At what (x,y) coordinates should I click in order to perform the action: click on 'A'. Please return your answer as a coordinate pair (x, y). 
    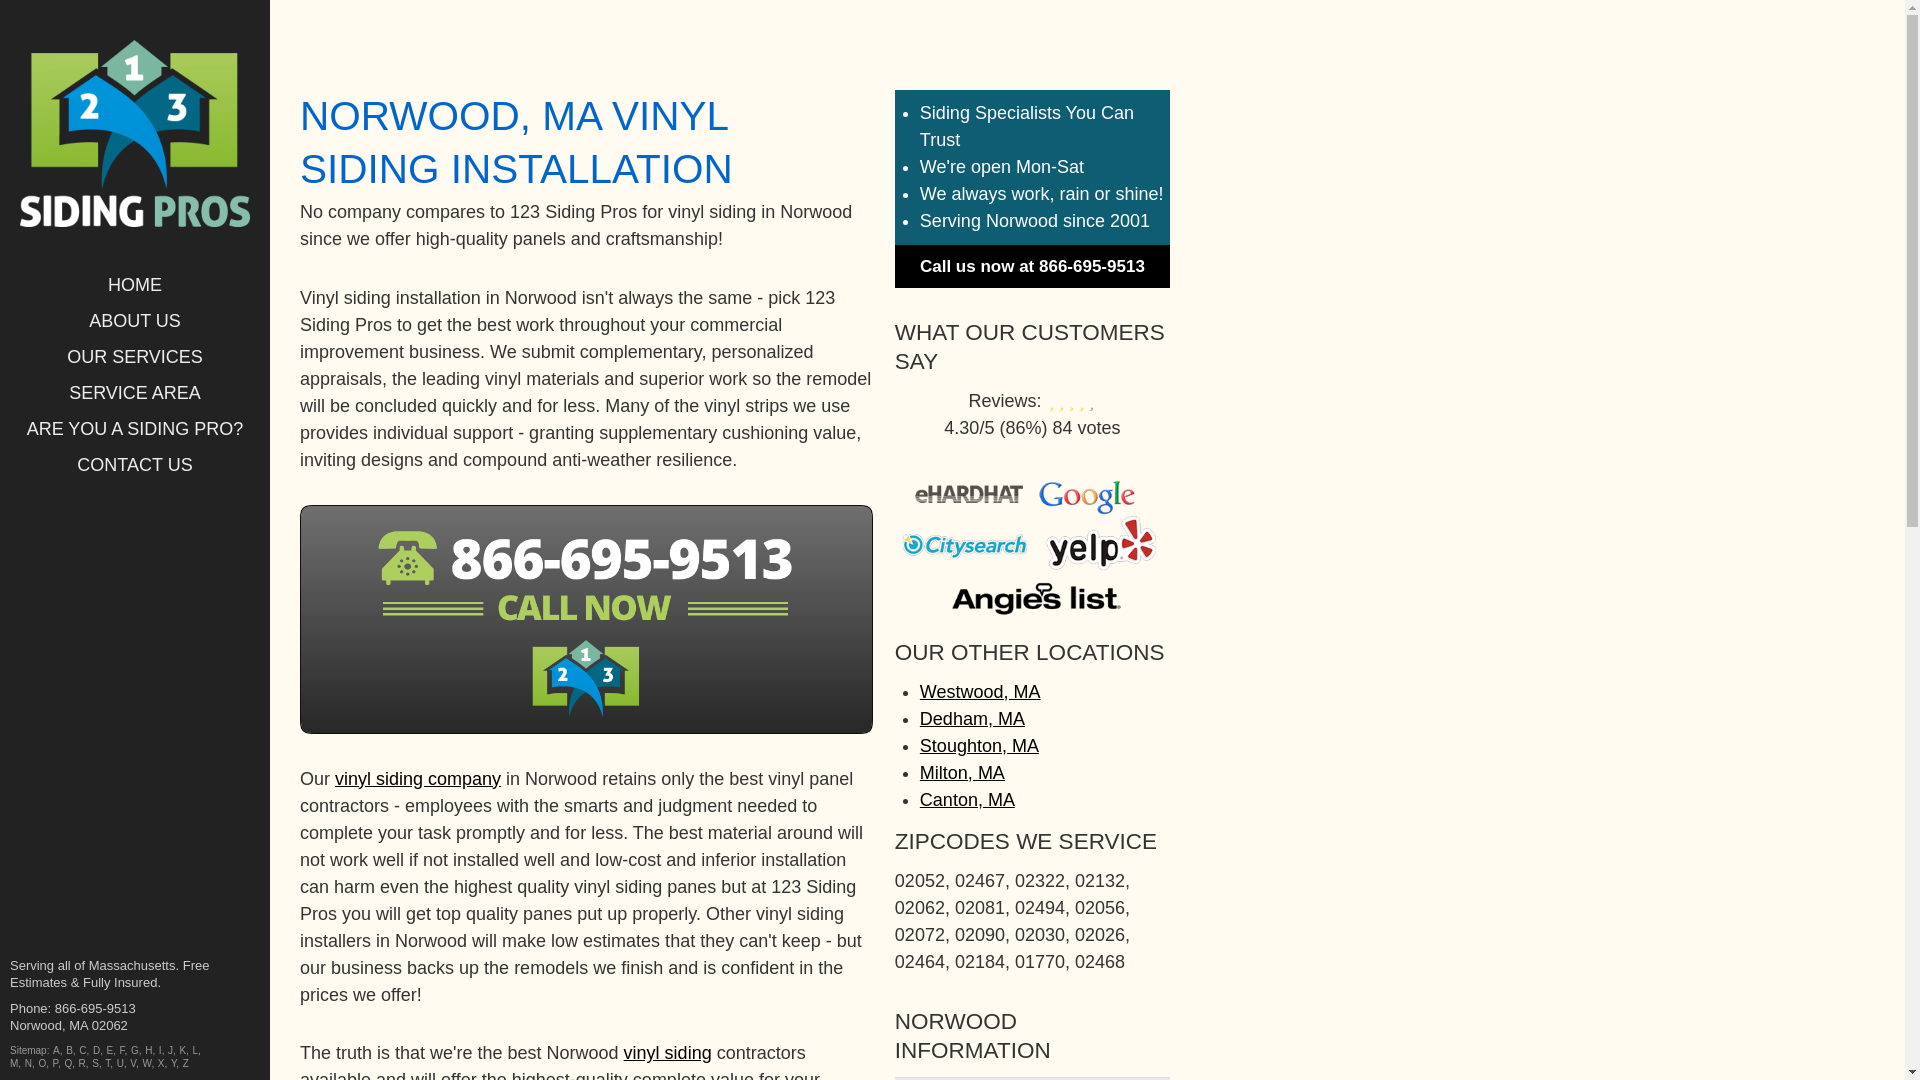
    Looking at the image, I should click on (56, 1049).